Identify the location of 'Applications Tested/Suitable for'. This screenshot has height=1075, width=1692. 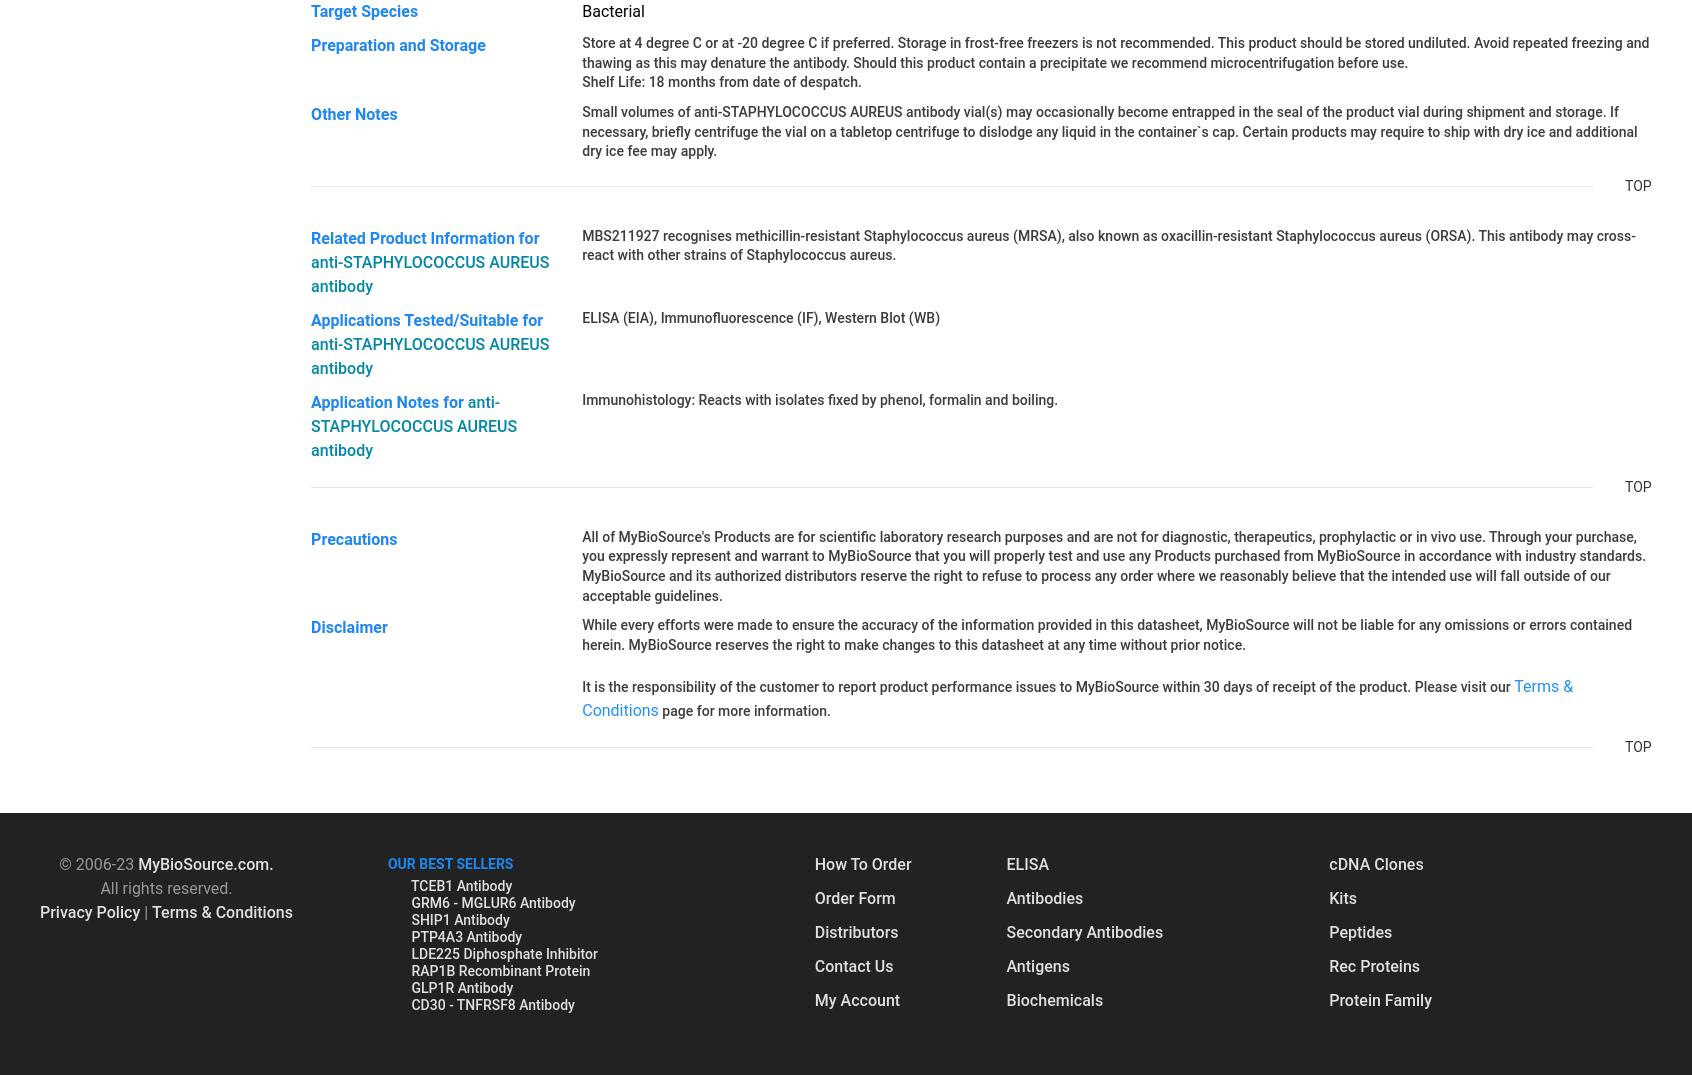
(426, 318).